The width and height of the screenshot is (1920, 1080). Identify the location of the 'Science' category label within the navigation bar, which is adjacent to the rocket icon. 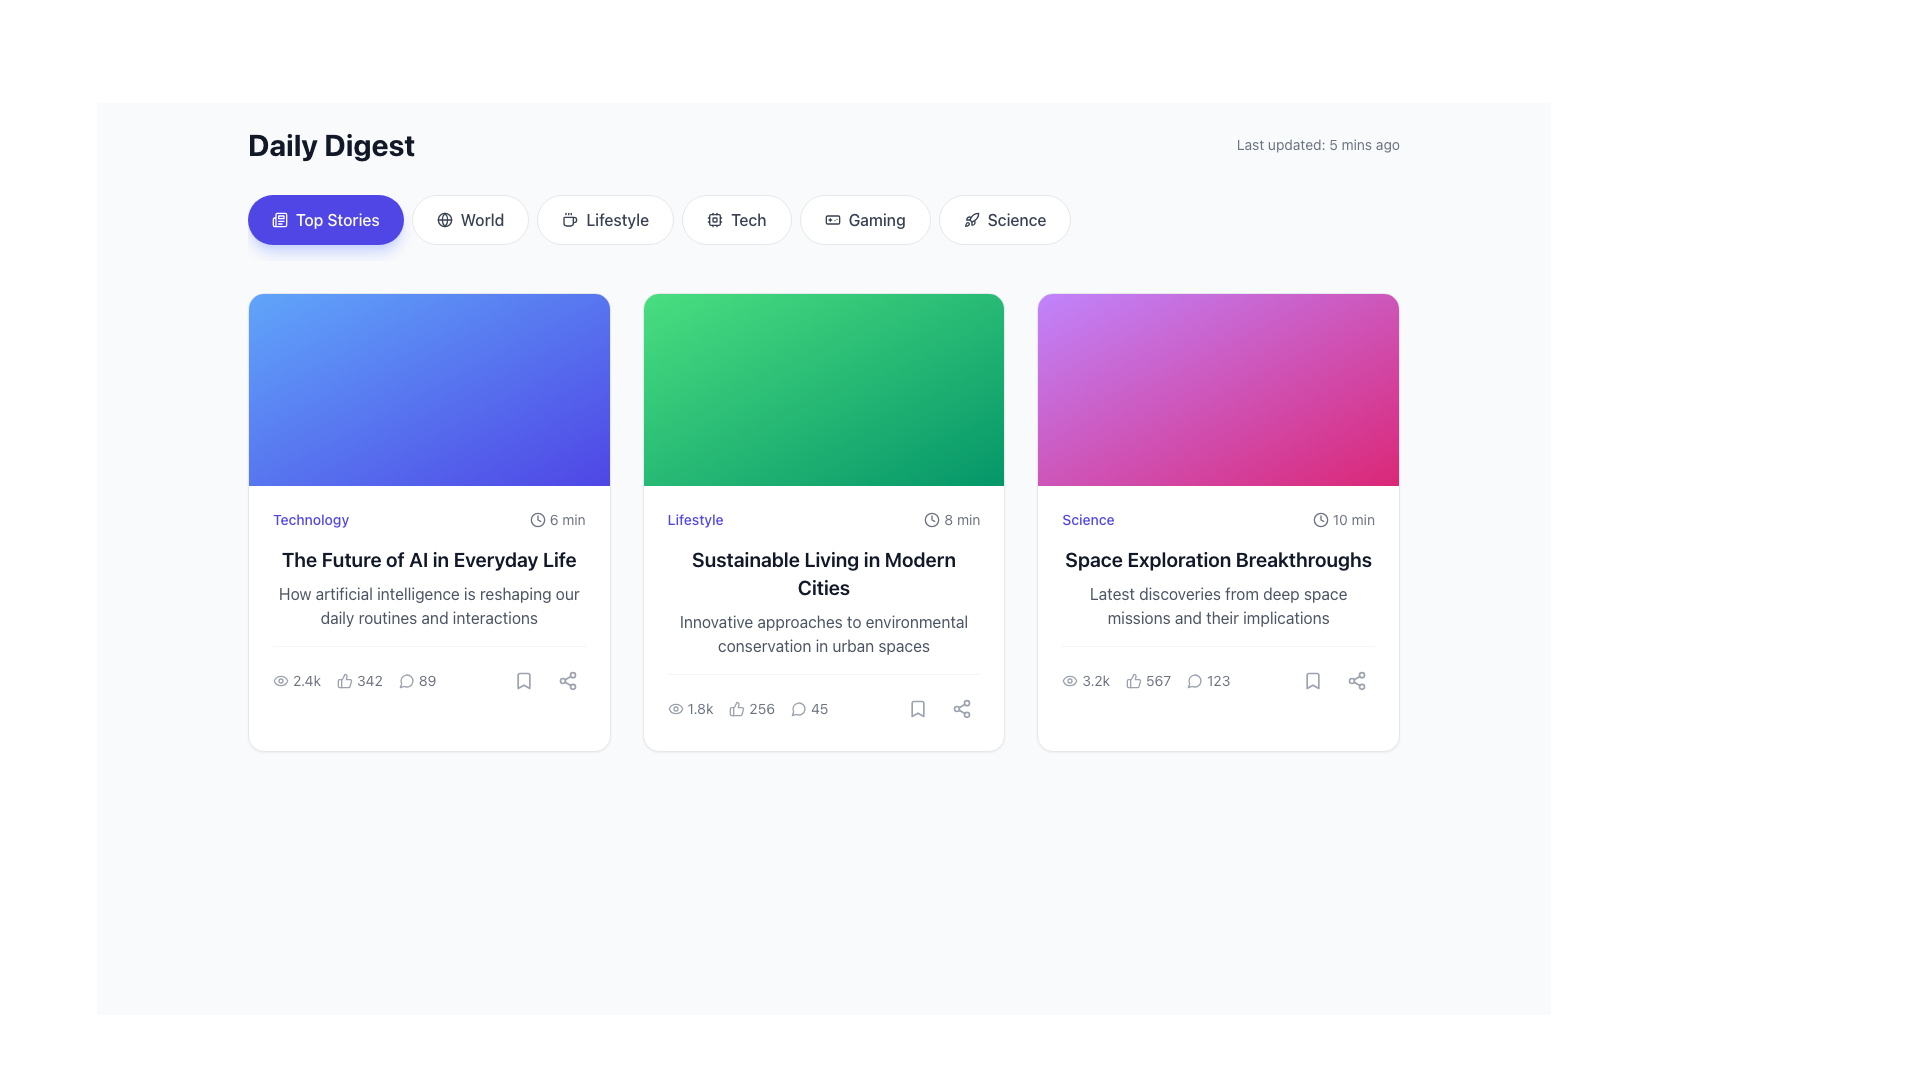
(1017, 219).